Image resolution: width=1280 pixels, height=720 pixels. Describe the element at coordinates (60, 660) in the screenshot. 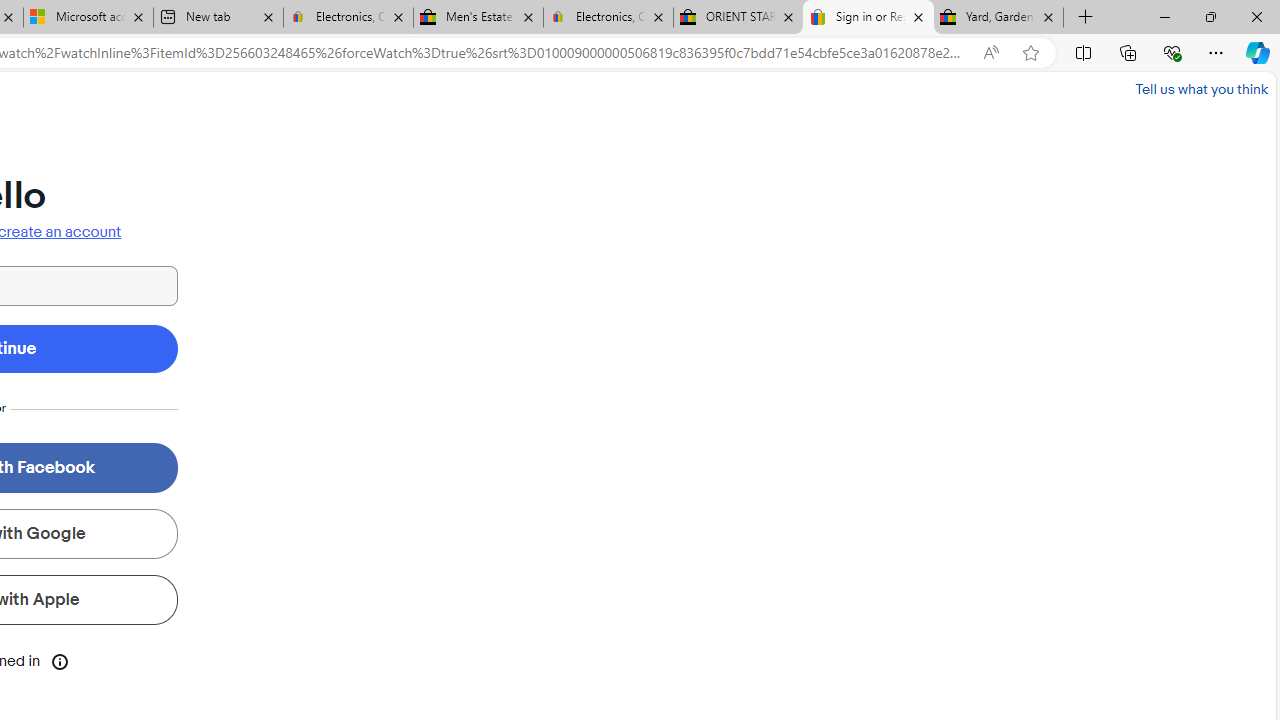

I see `'Class: icon-btn tooltip__host icon-btn--transparent'` at that location.